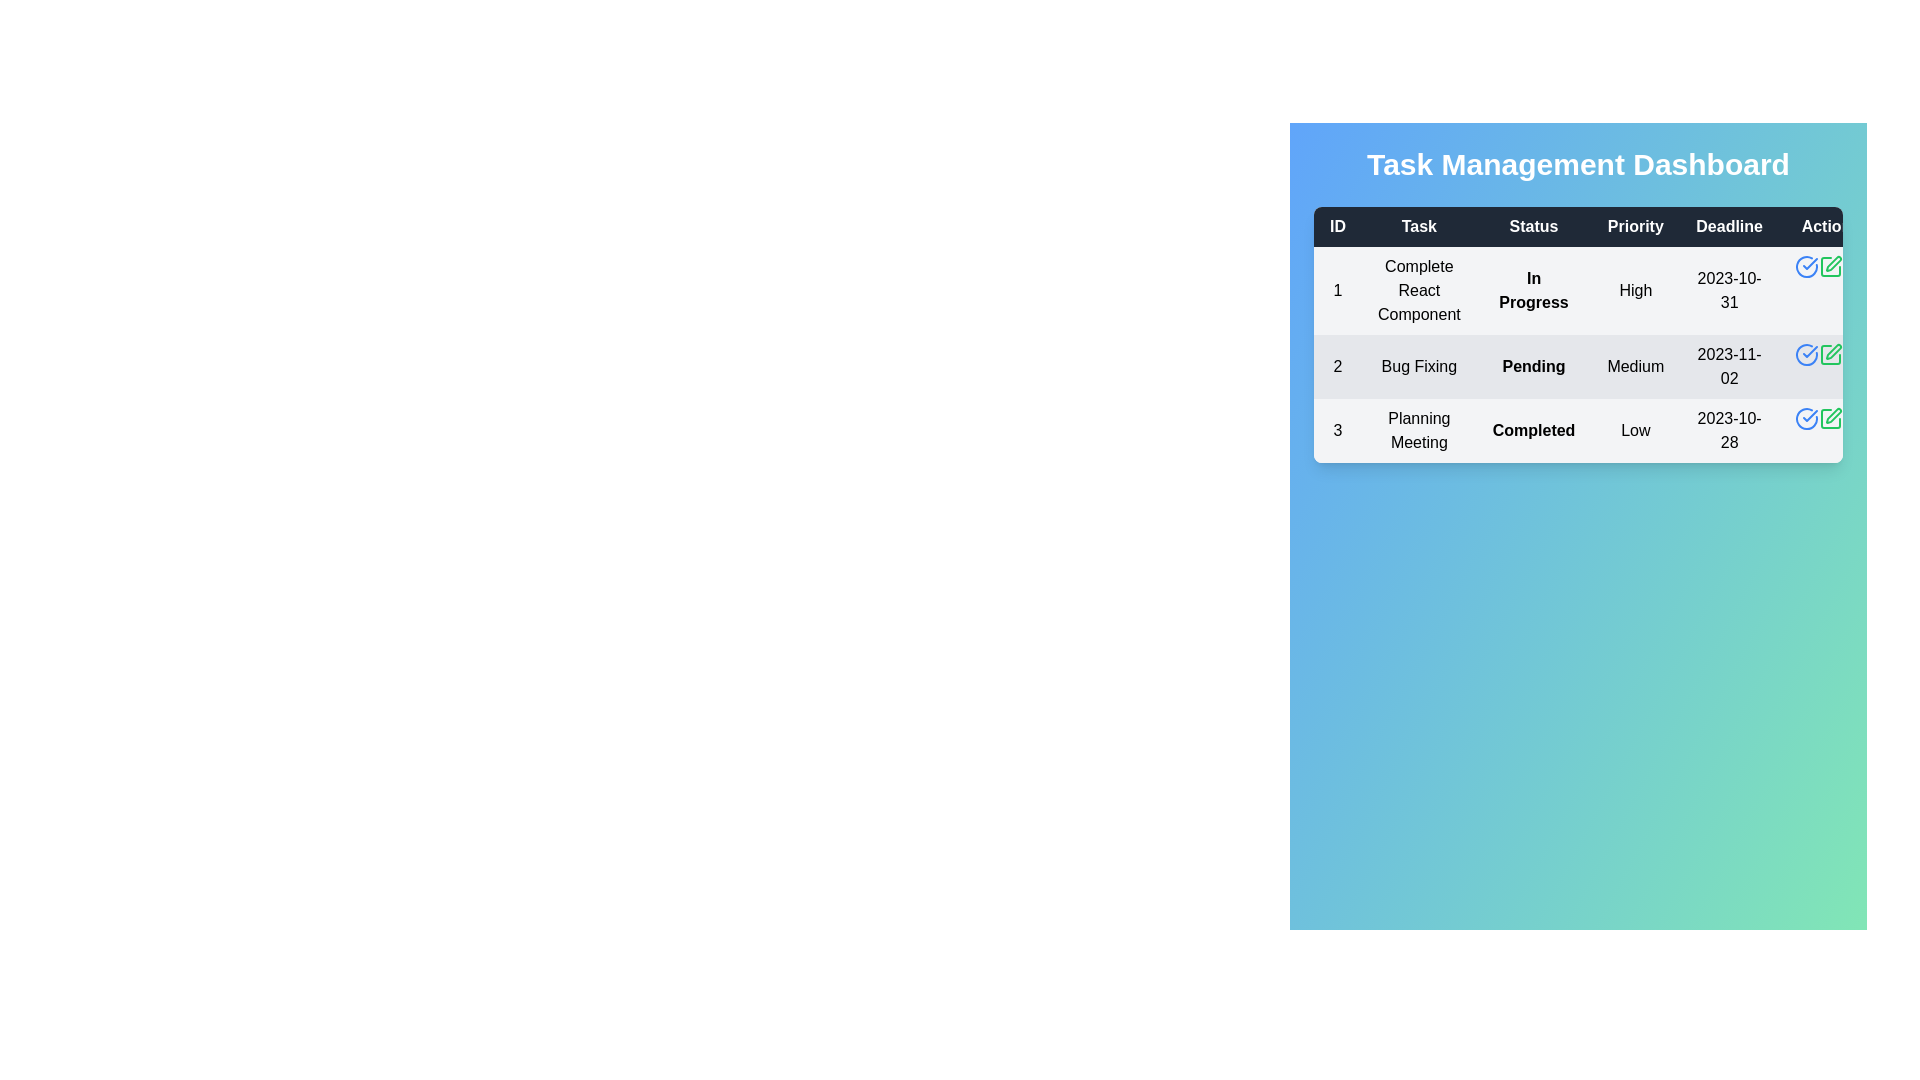 The height and width of the screenshot is (1080, 1920). What do you see at coordinates (1806, 265) in the screenshot?
I see `the 'view details' icon for task 1` at bounding box center [1806, 265].